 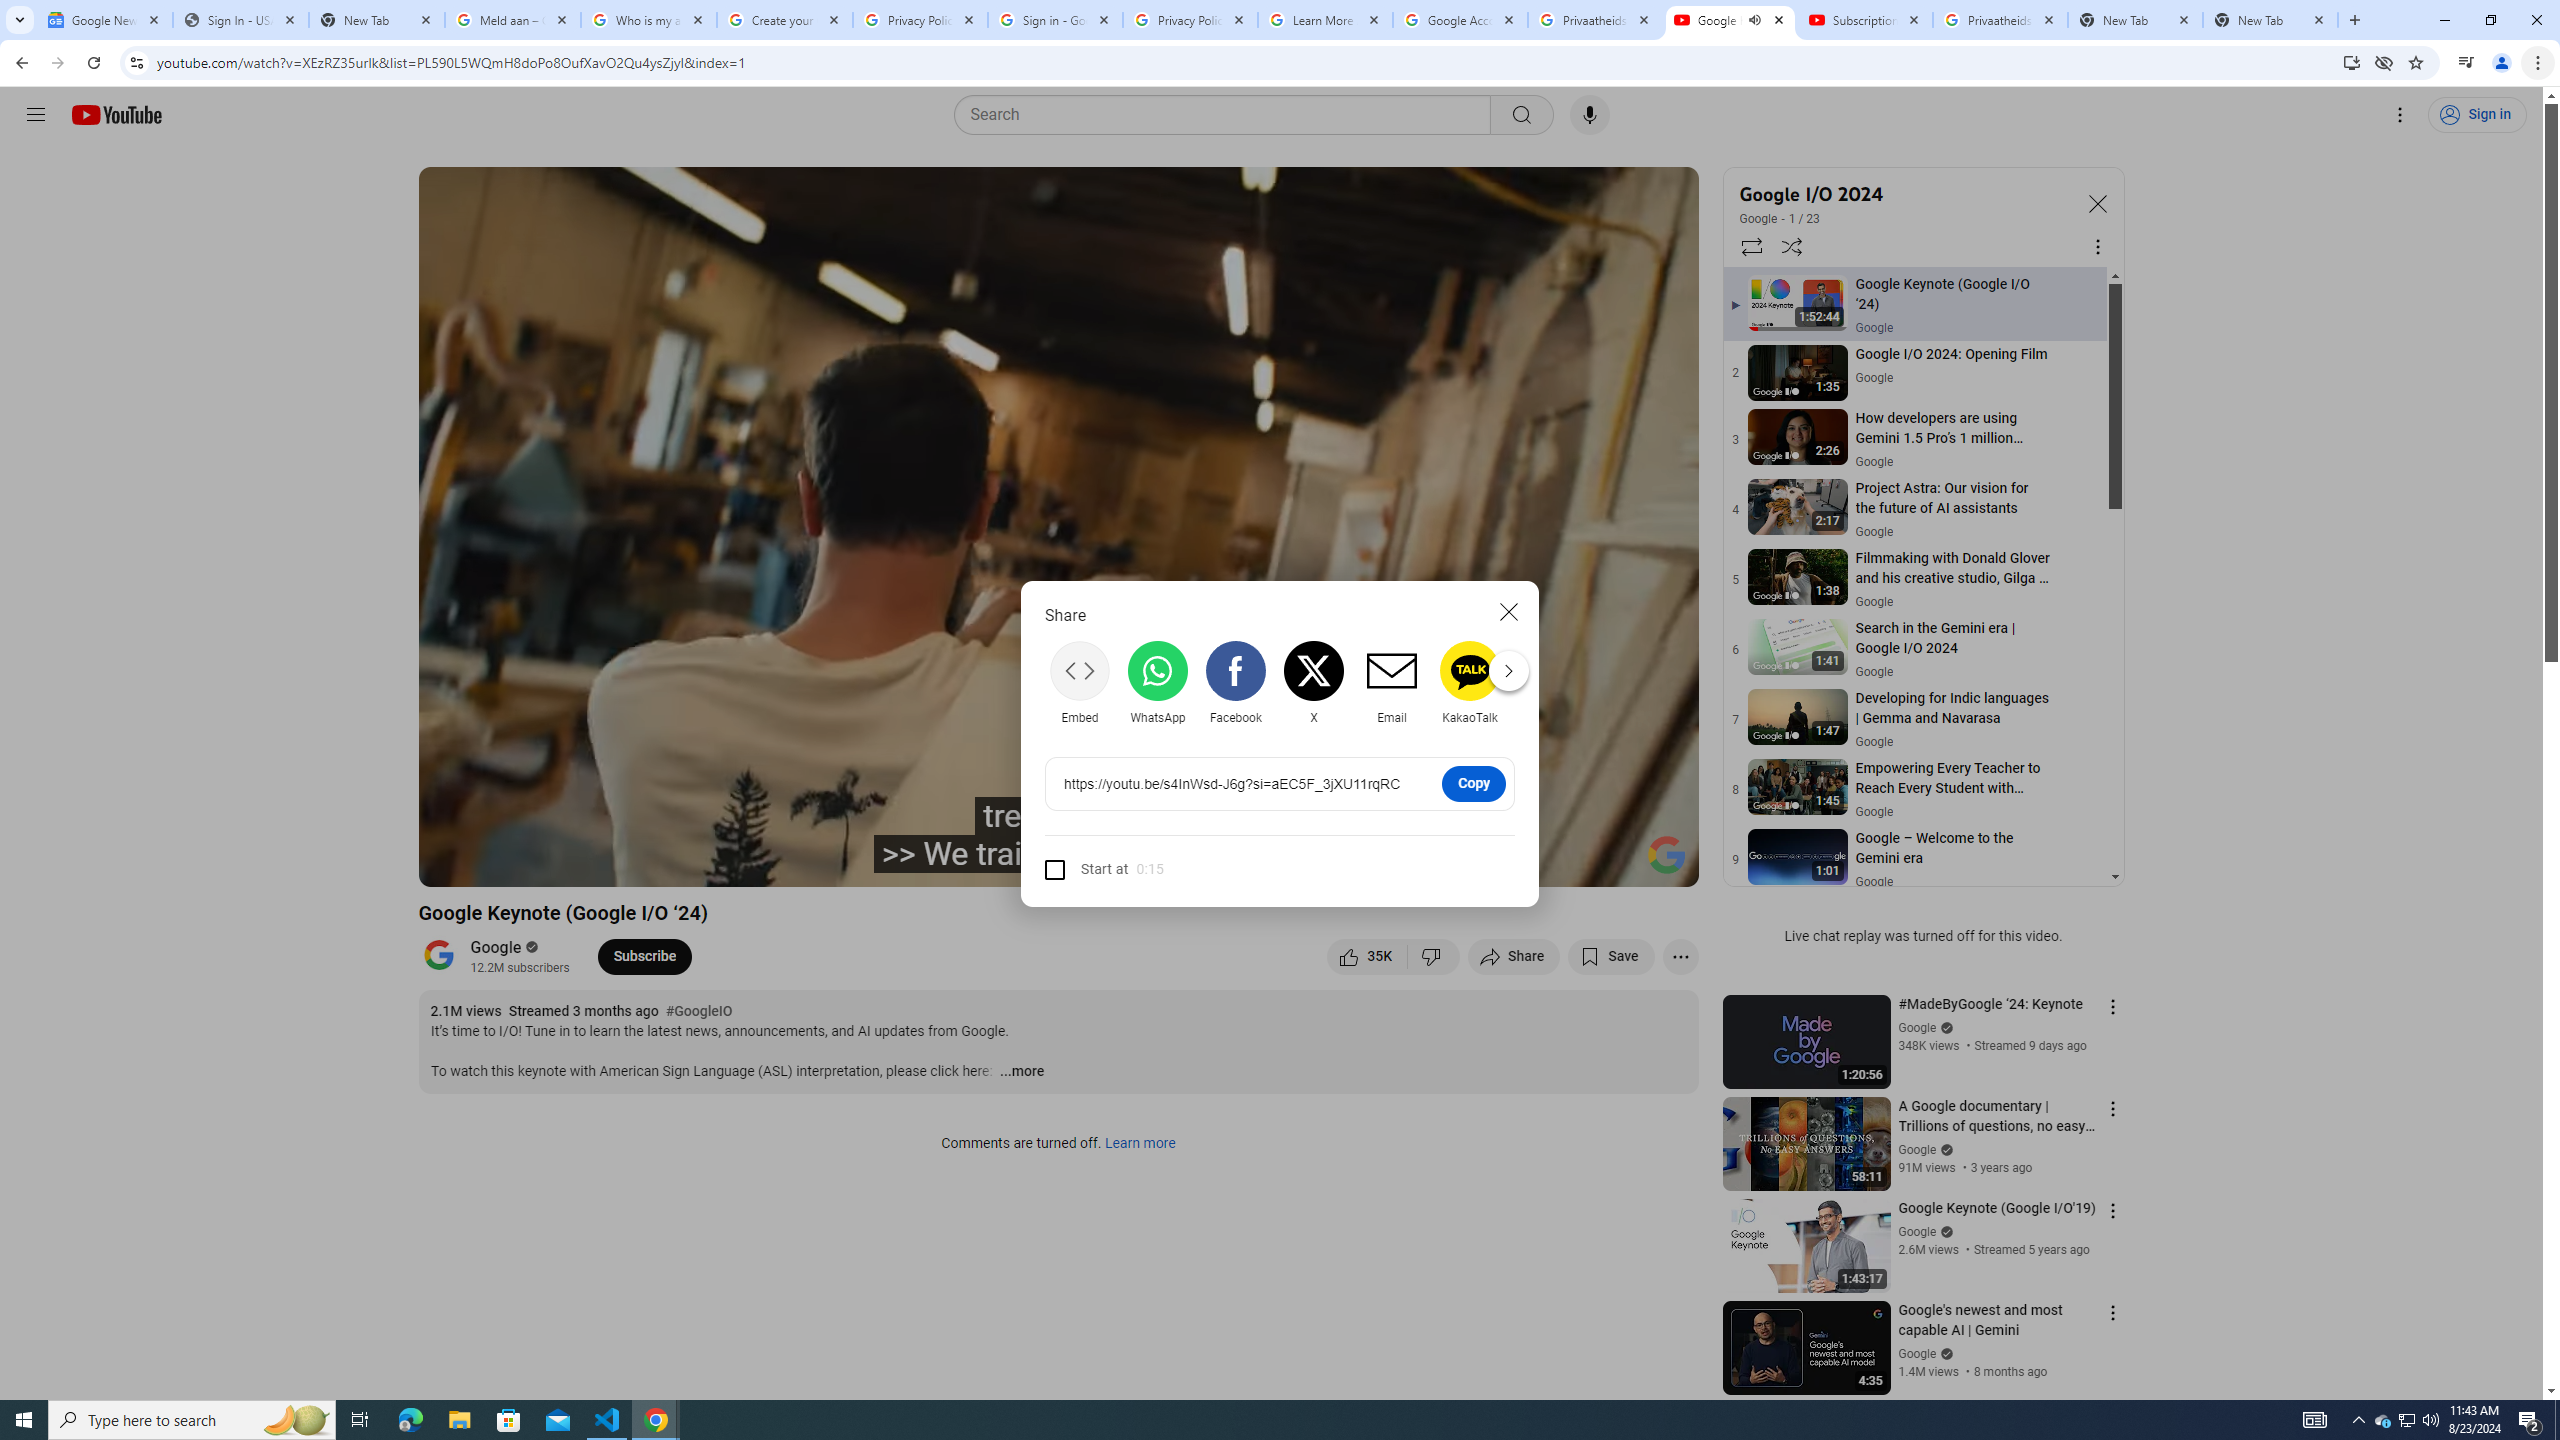 I want to click on 'Sign In - USA TODAY', so click(x=240, y=19).